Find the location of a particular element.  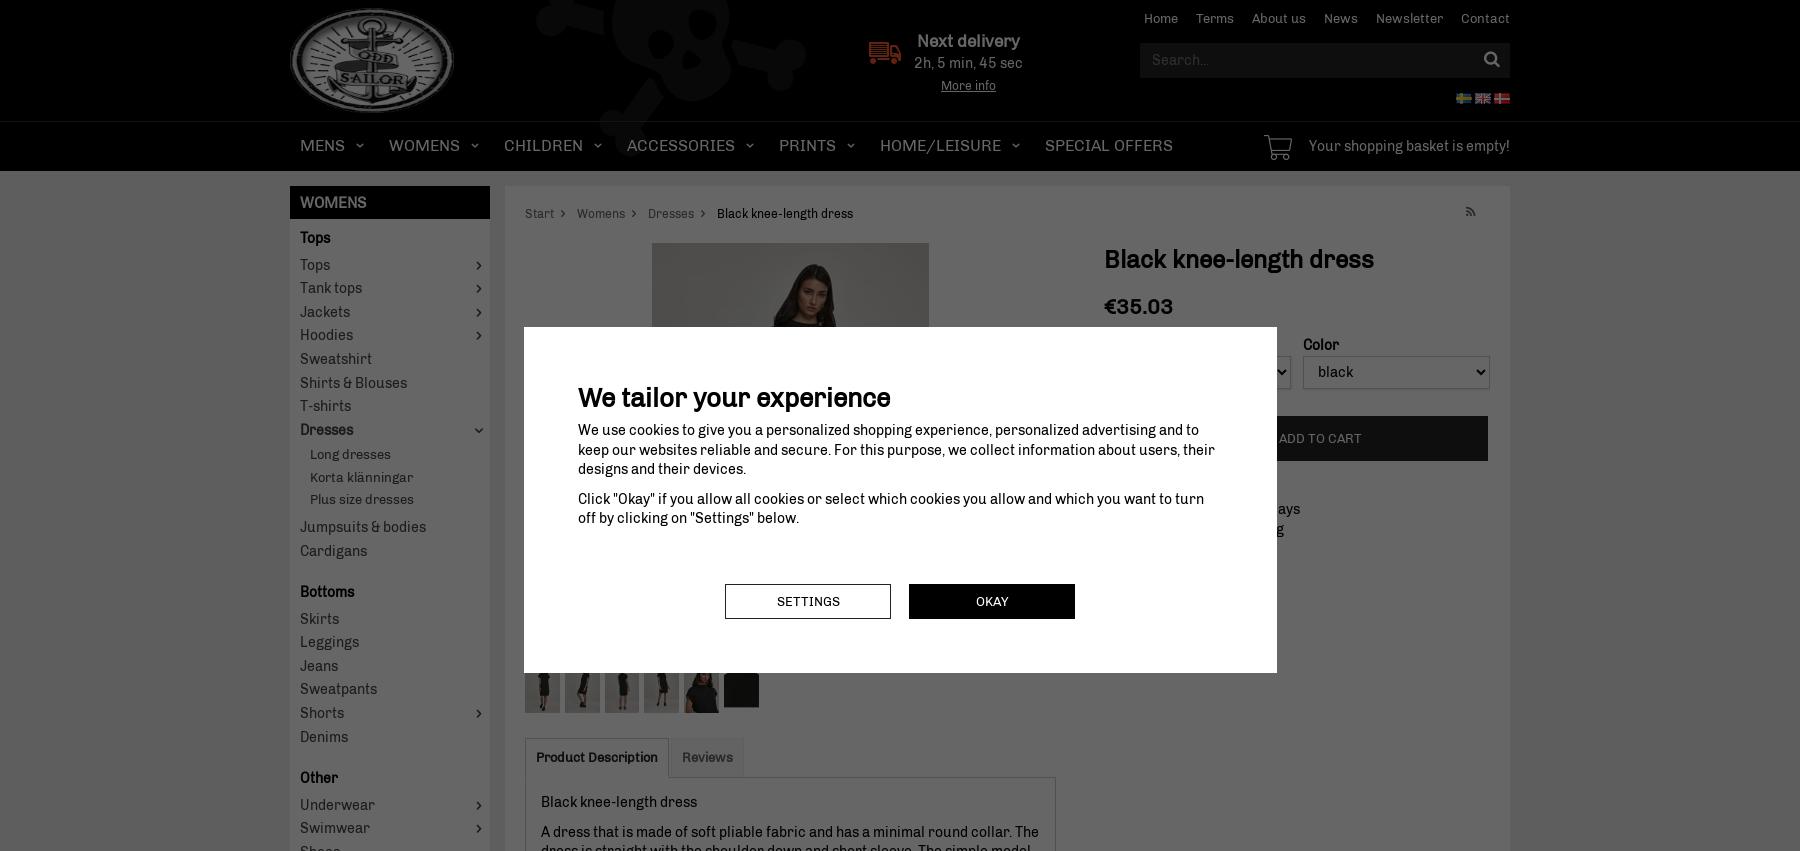

'Your shopping basket is empty!' is located at coordinates (1408, 146).